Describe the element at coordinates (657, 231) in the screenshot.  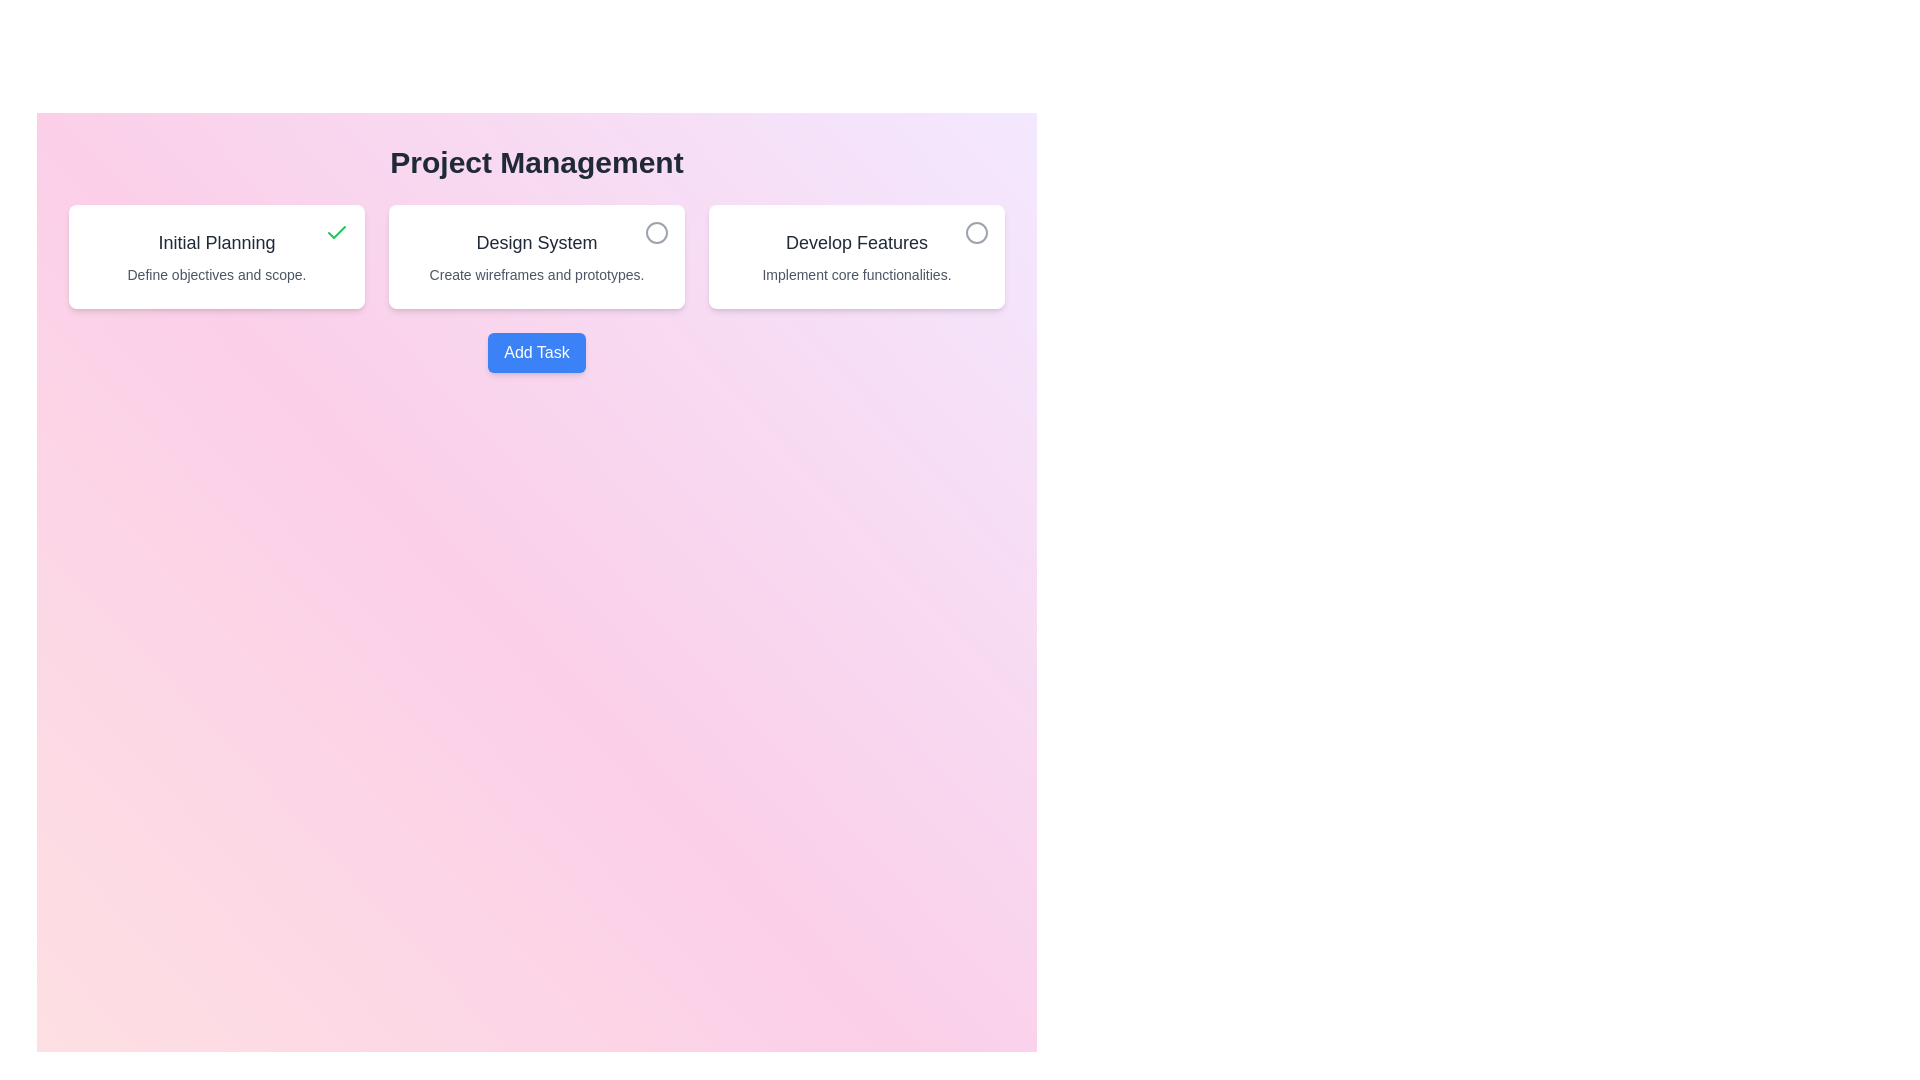
I see `the task identified by its title Design System` at that location.